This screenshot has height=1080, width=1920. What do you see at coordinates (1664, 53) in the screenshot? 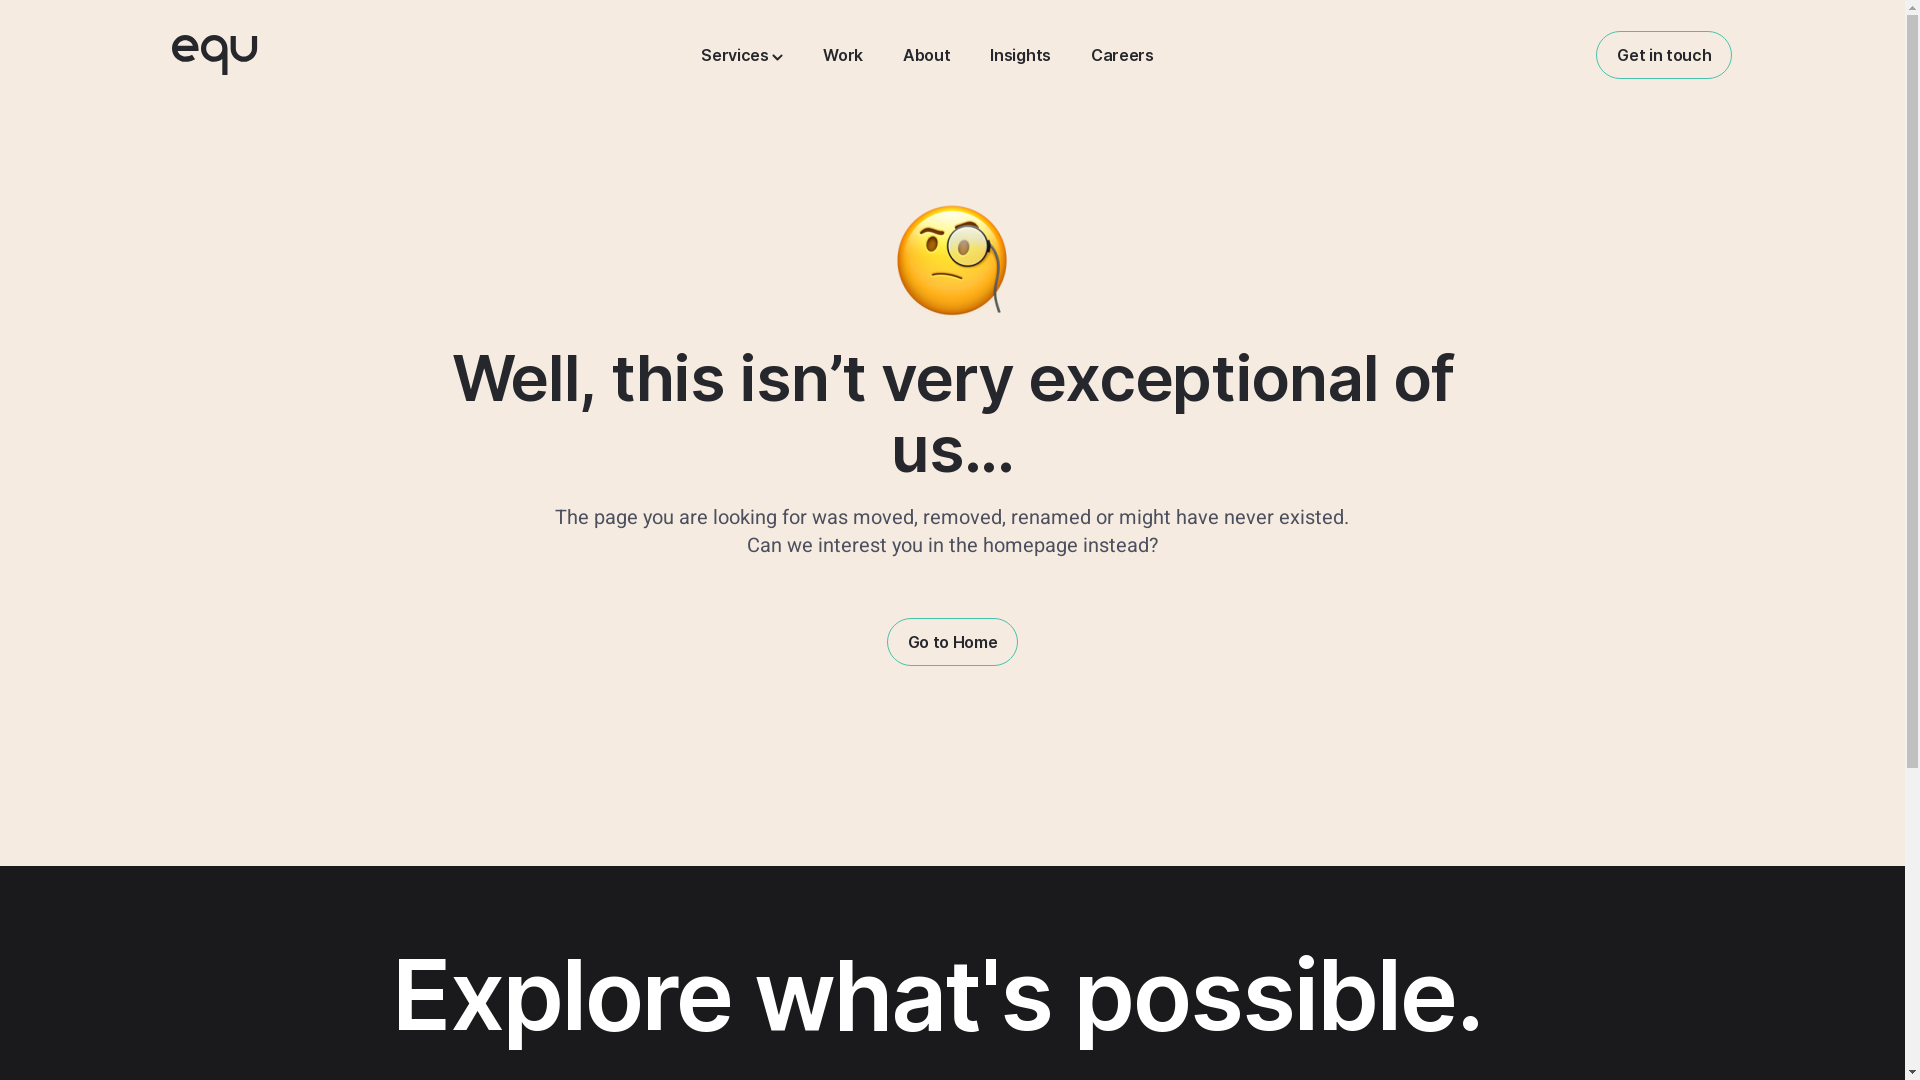
I see `'Get in touch'` at bounding box center [1664, 53].